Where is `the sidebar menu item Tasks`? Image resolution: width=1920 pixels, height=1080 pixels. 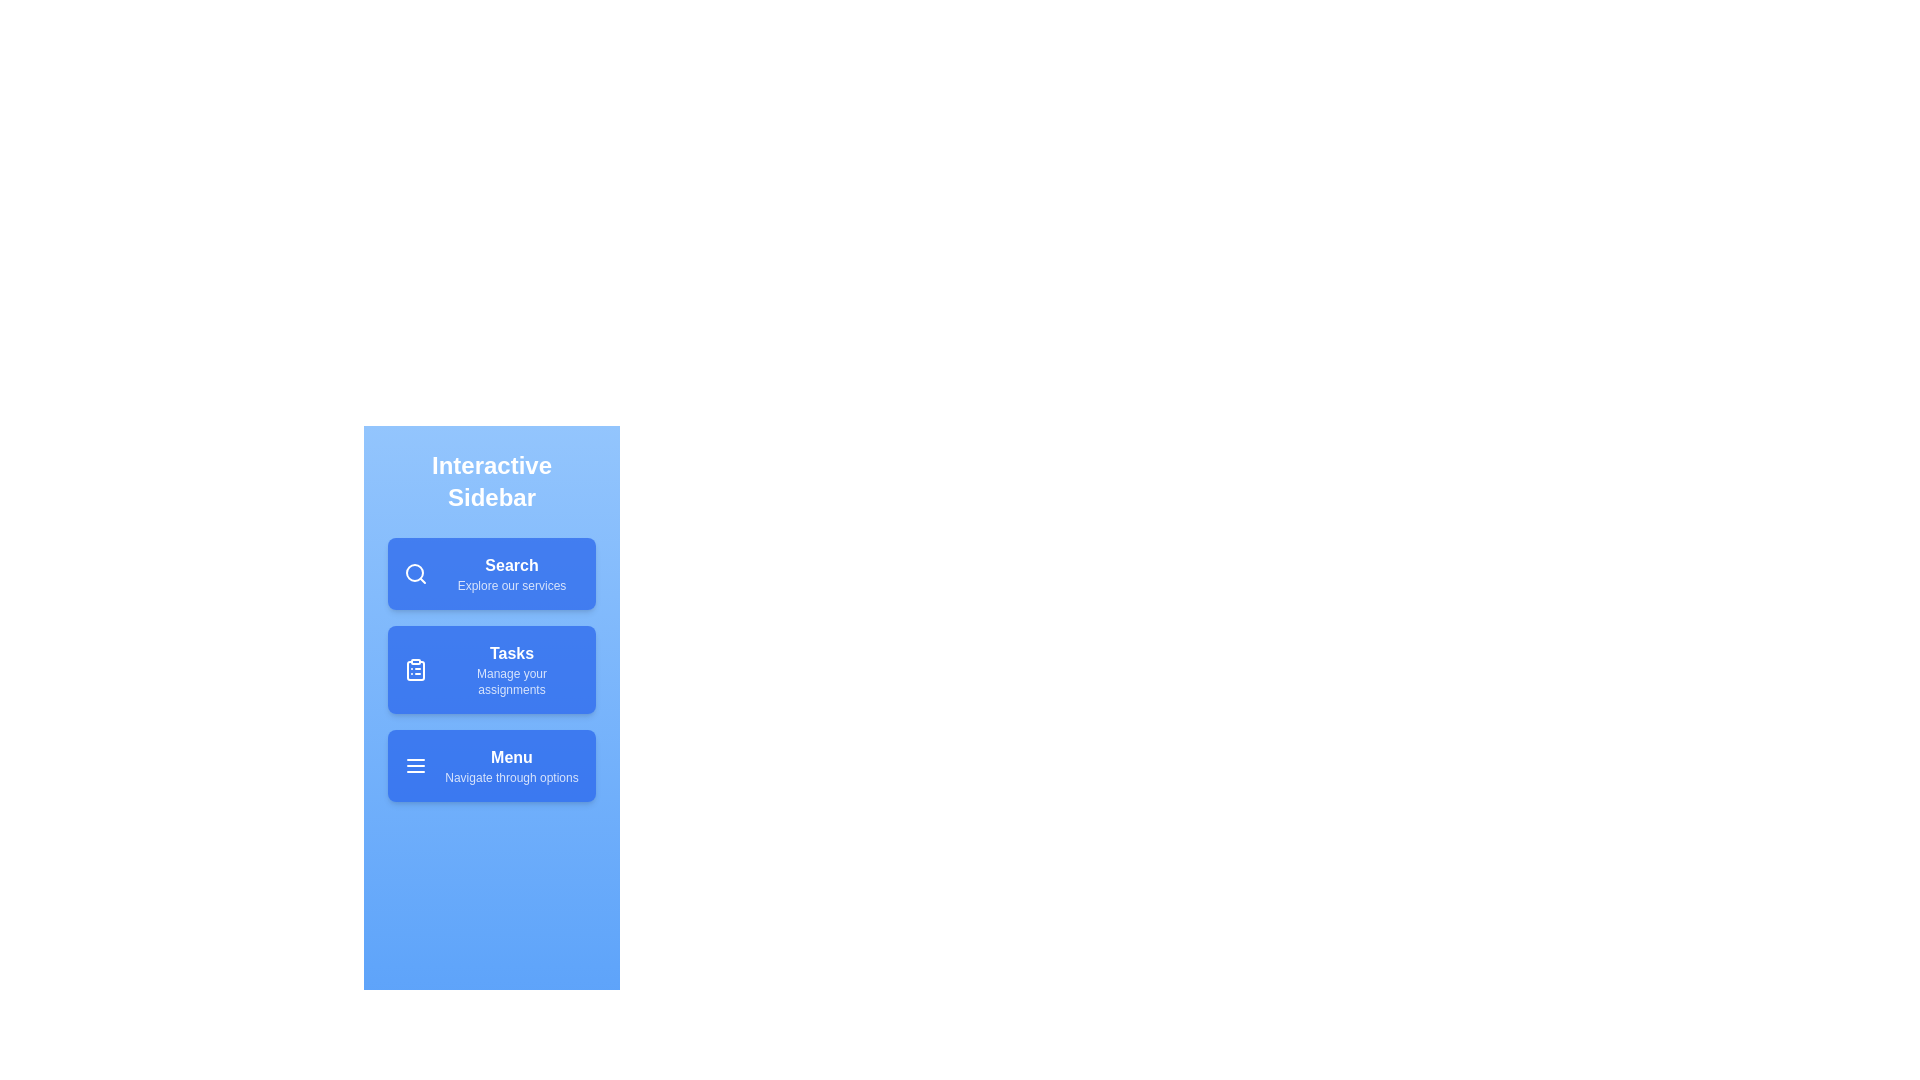 the sidebar menu item Tasks is located at coordinates (491, 670).